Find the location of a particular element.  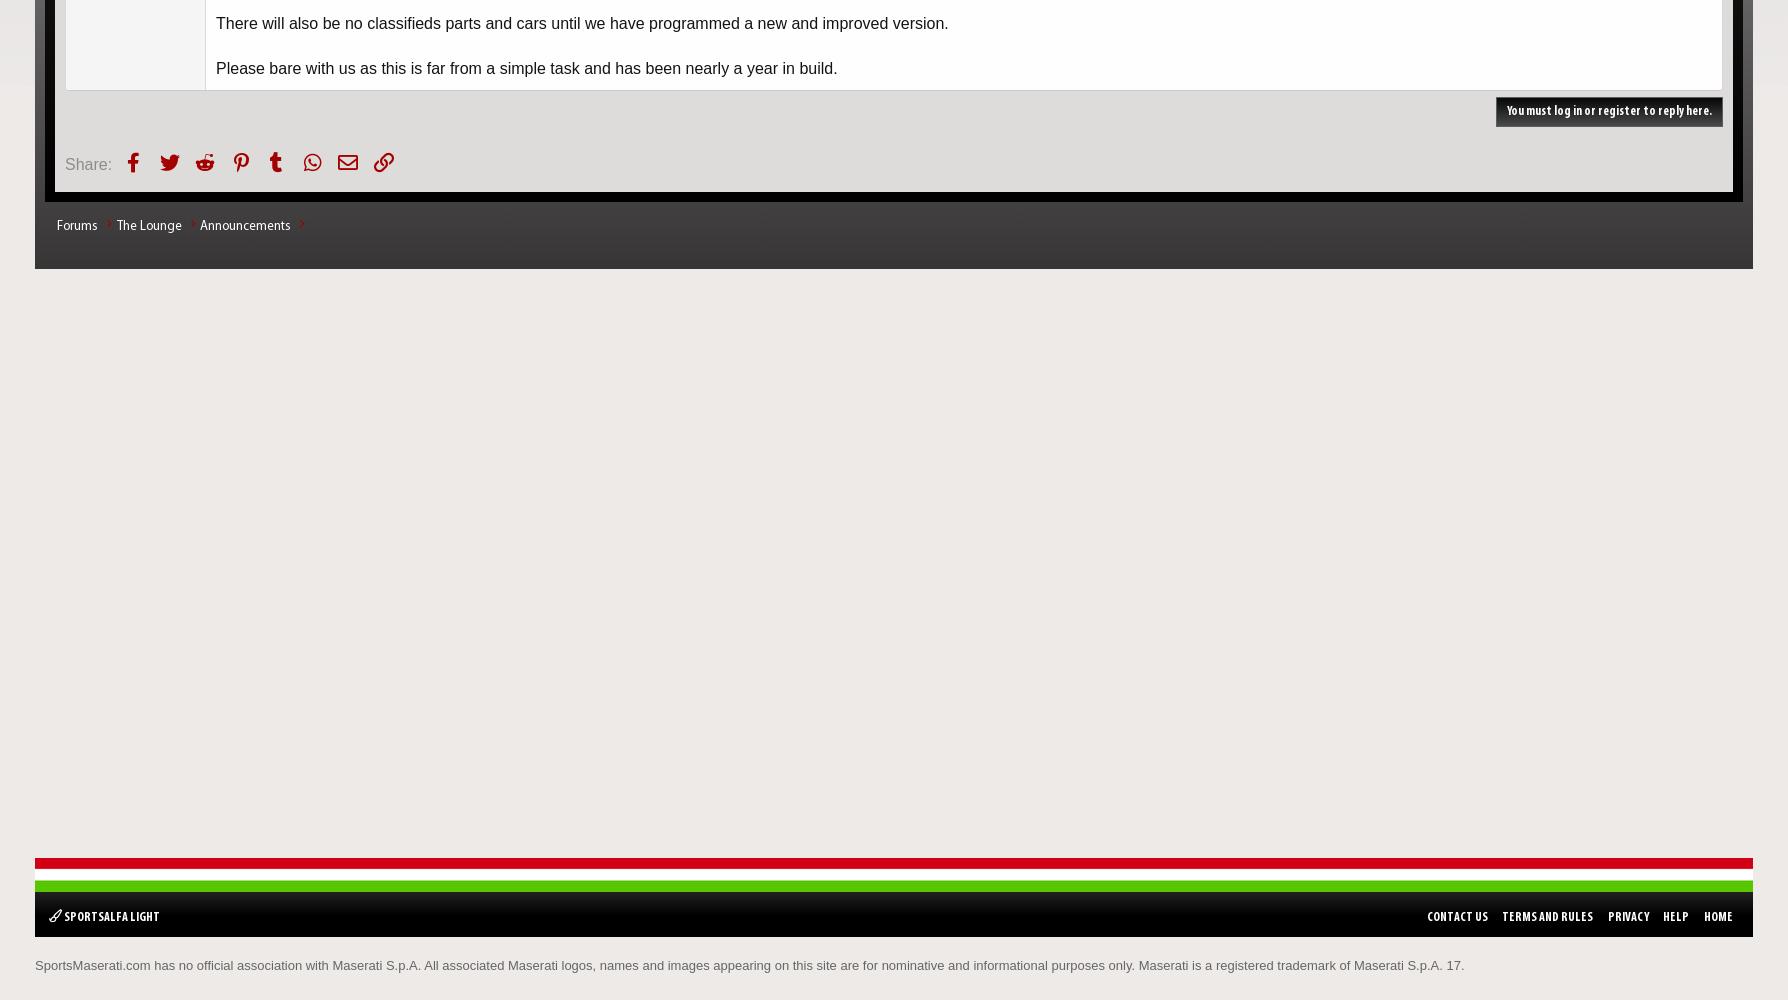

'Forums' is located at coordinates (77, 225).